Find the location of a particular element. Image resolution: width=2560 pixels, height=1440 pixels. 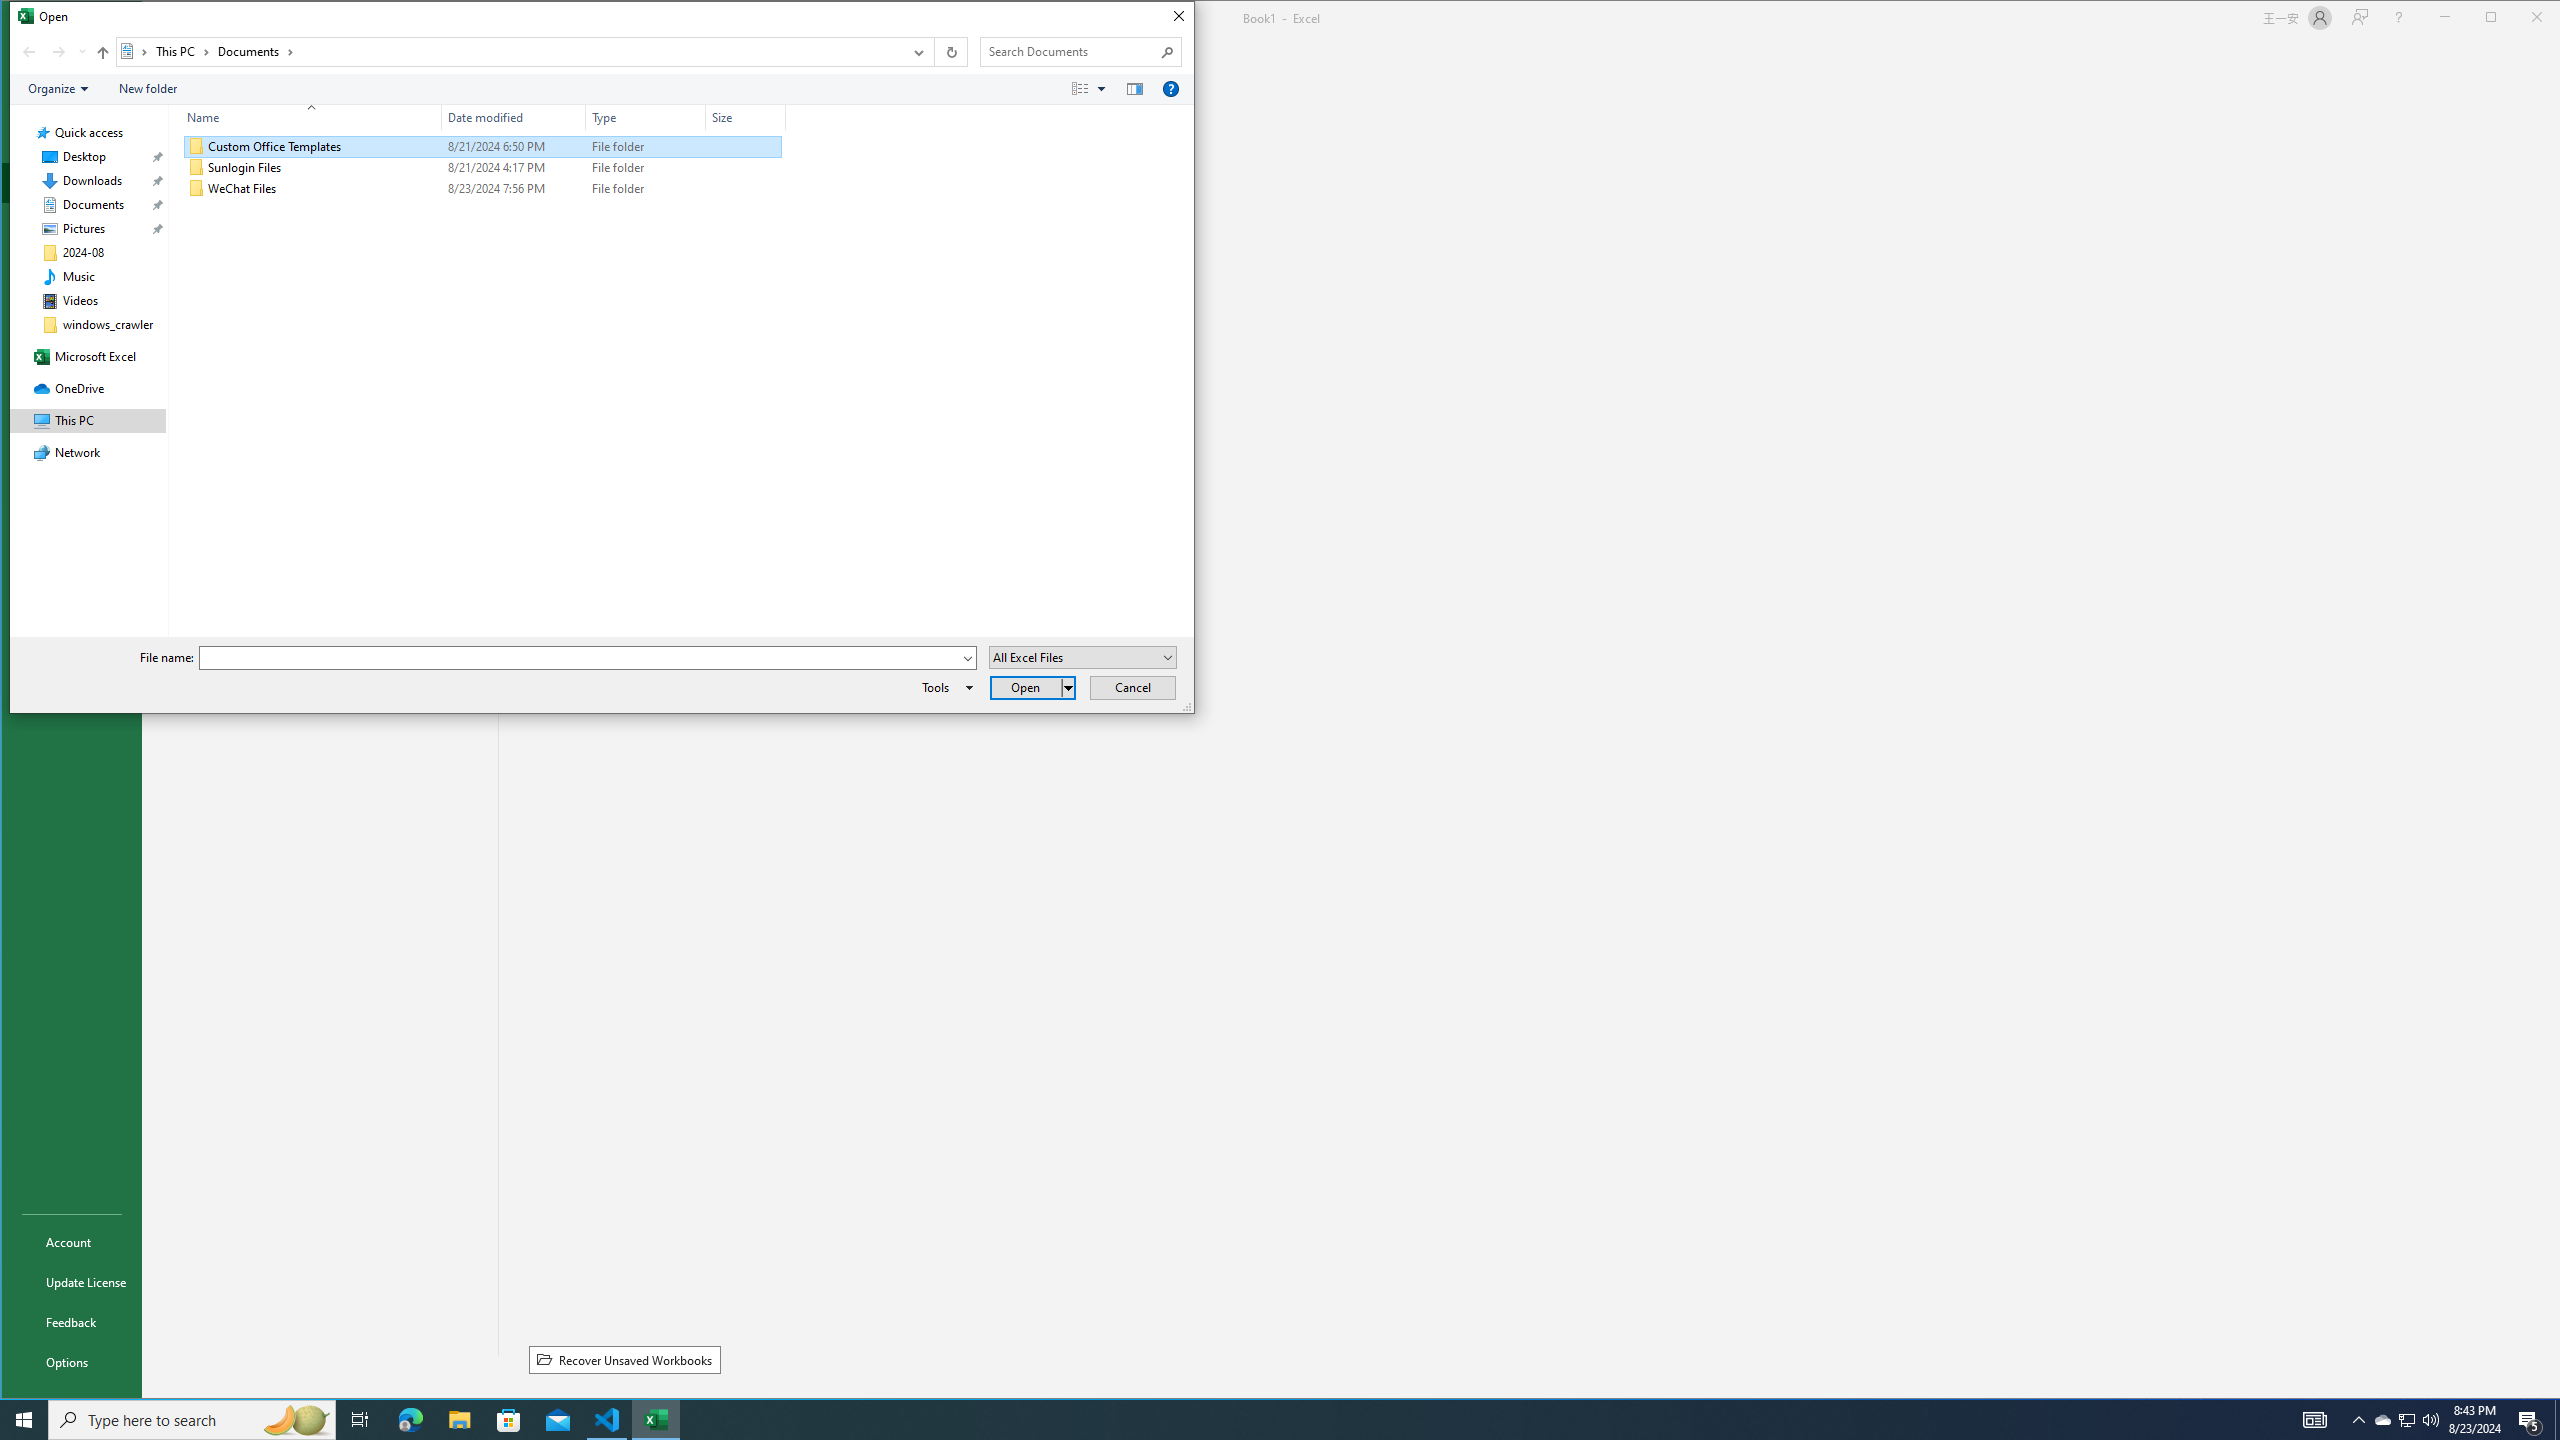

'Address: Documents' is located at coordinates (509, 51).